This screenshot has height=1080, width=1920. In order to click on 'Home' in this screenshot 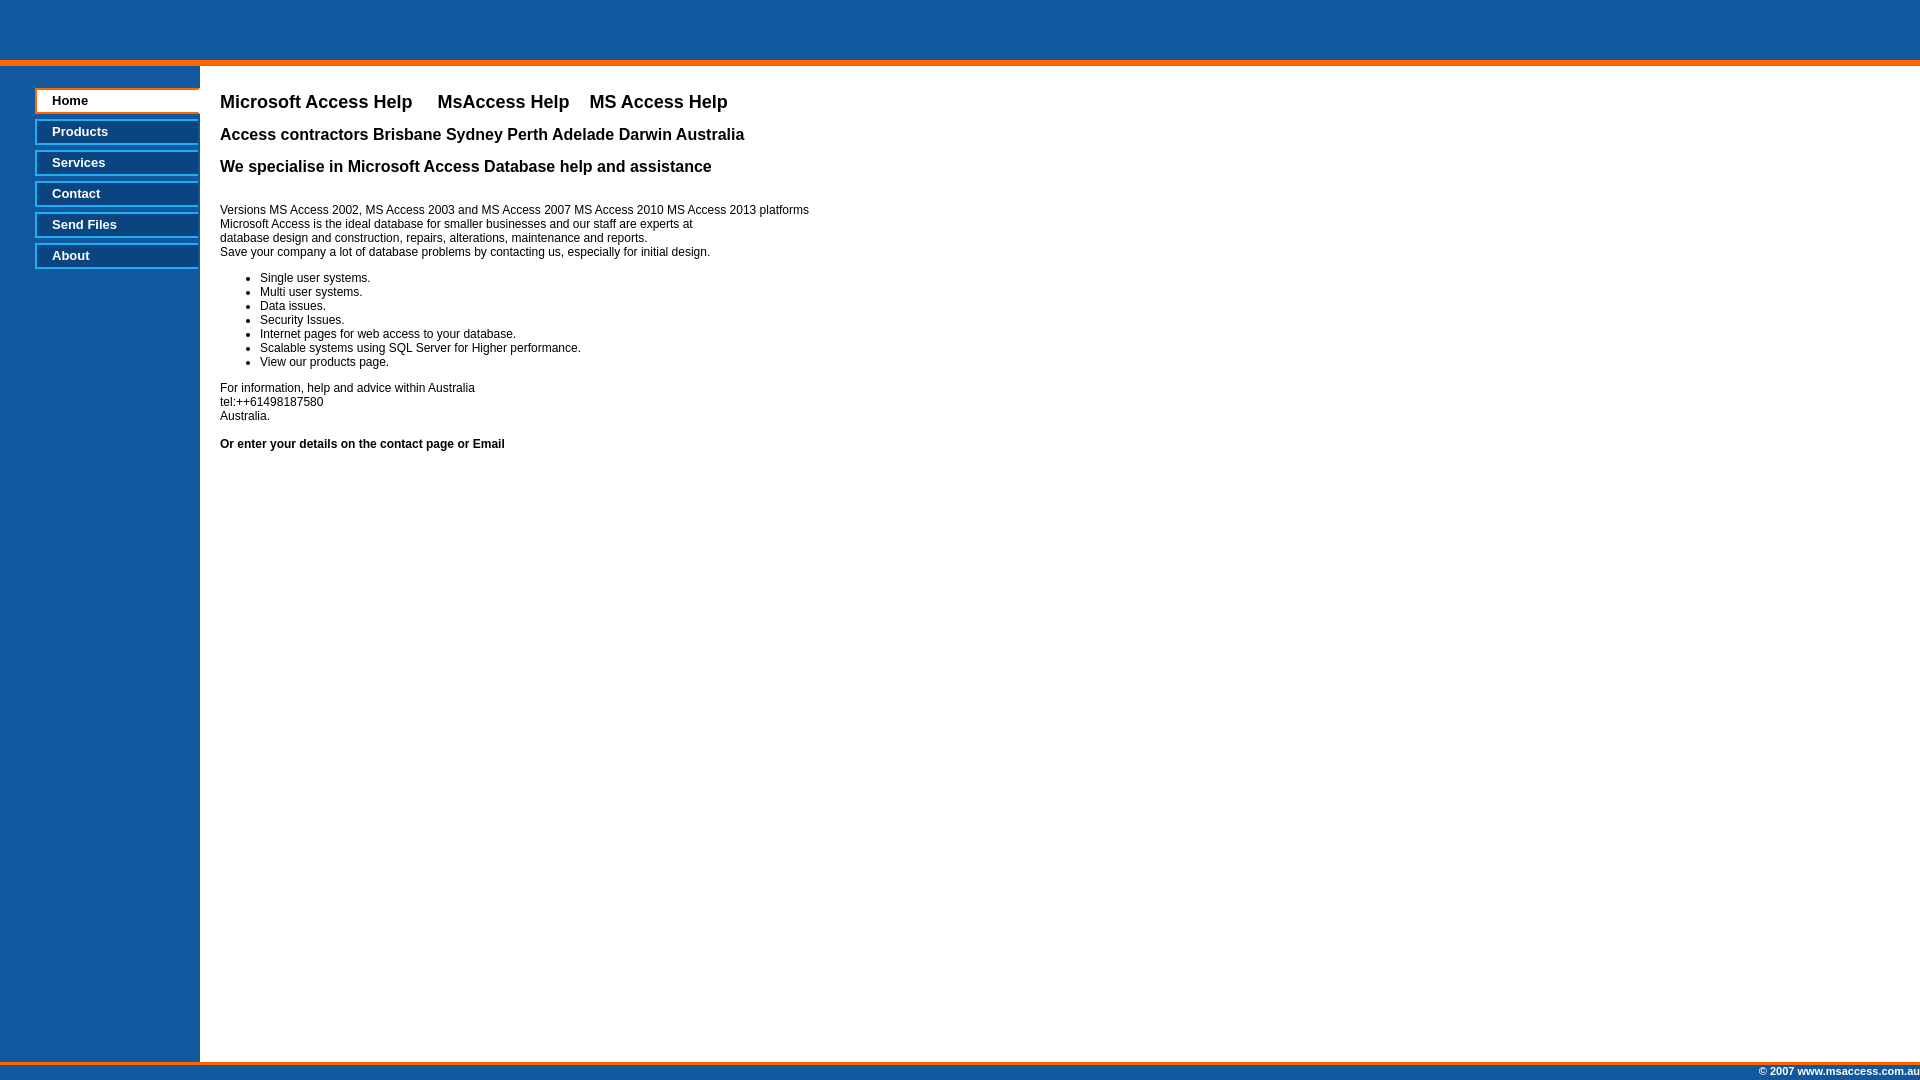, I will do `click(116, 100)`.